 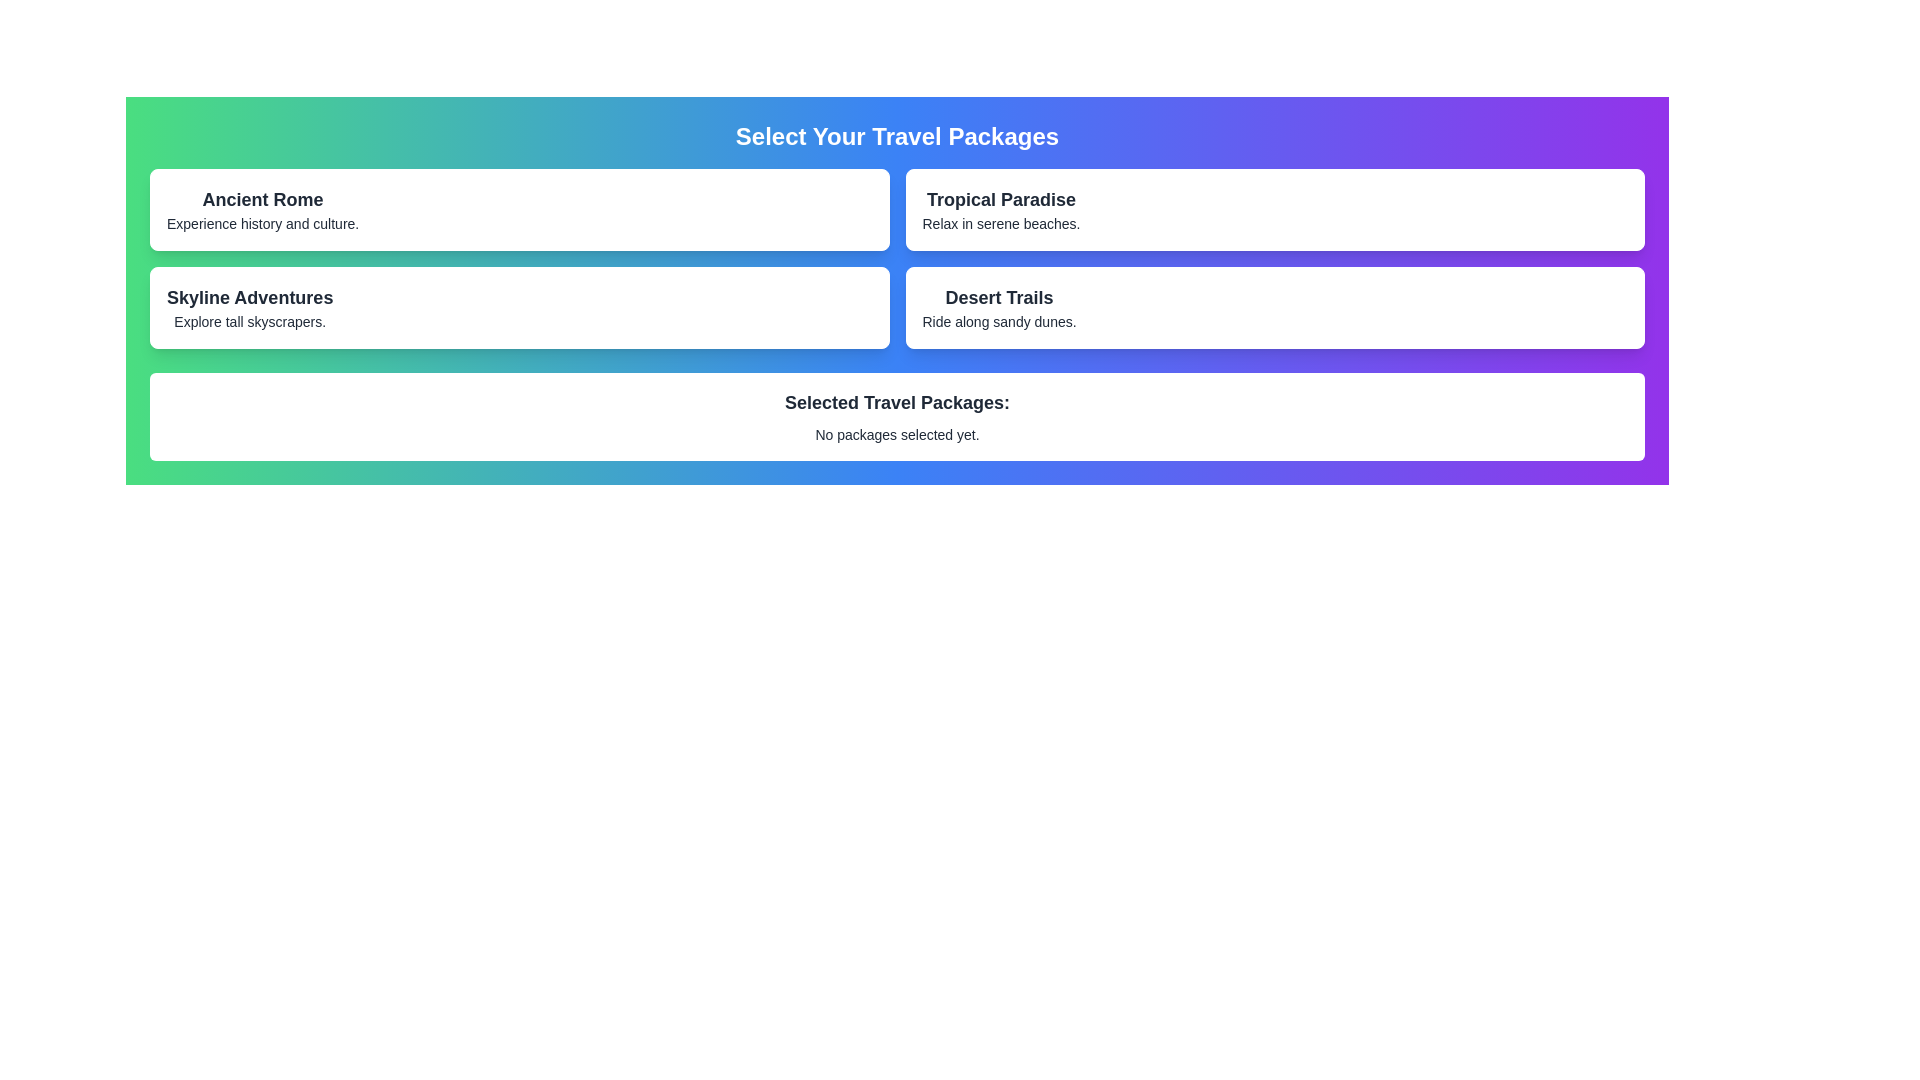 What do you see at coordinates (999, 308) in the screenshot?
I see `the textual element titled 'Desert Trails' with the subtitle 'Ride along sandy dunes.', located in the second column, second row of a grid layout, positioned between 'Tropical Paradise' and 'Selected Travel Packages'` at bounding box center [999, 308].